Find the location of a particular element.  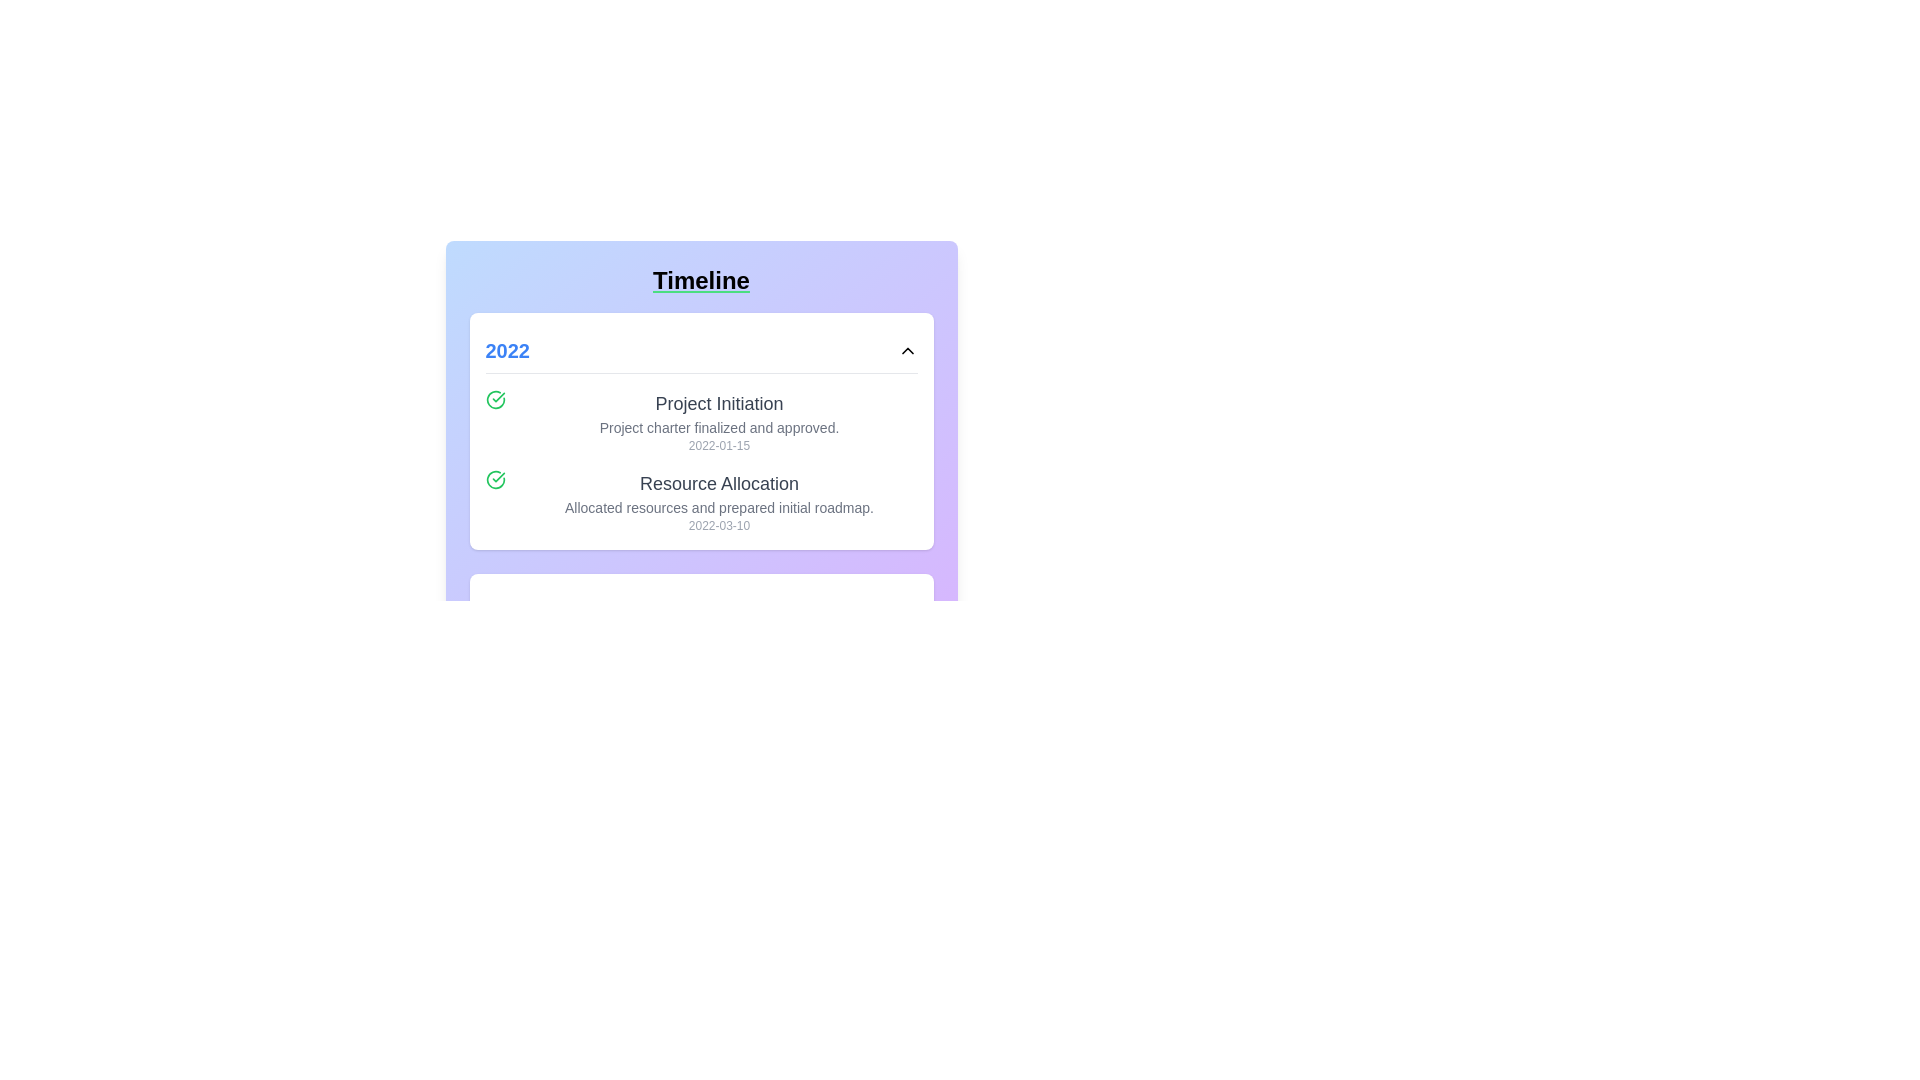

the text label displaying the date '2022-03-10', which is a small gray text component located at the bottom of the 'Resource Allocation' section is located at coordinates (719, 524).